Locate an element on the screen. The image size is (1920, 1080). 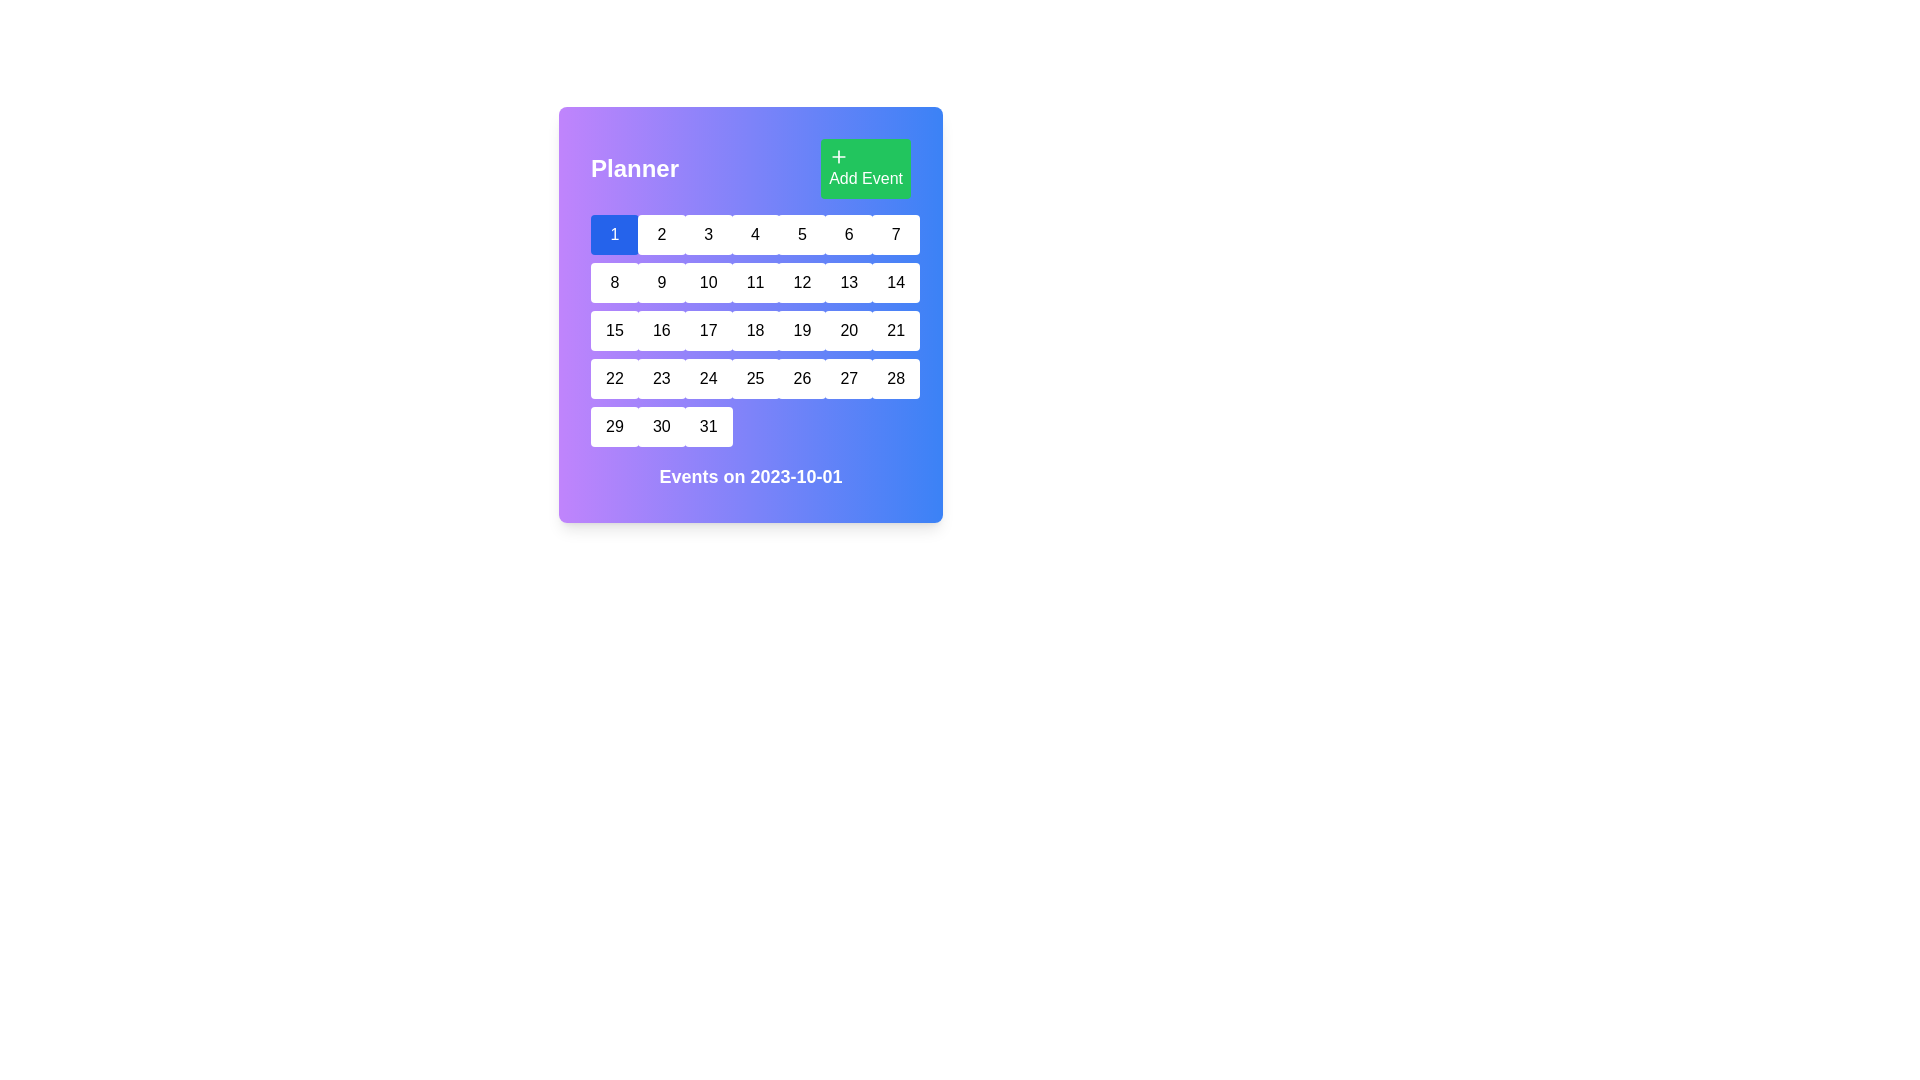
the button labeled '2' in the calendar layout is located at coordinates (661, 234).